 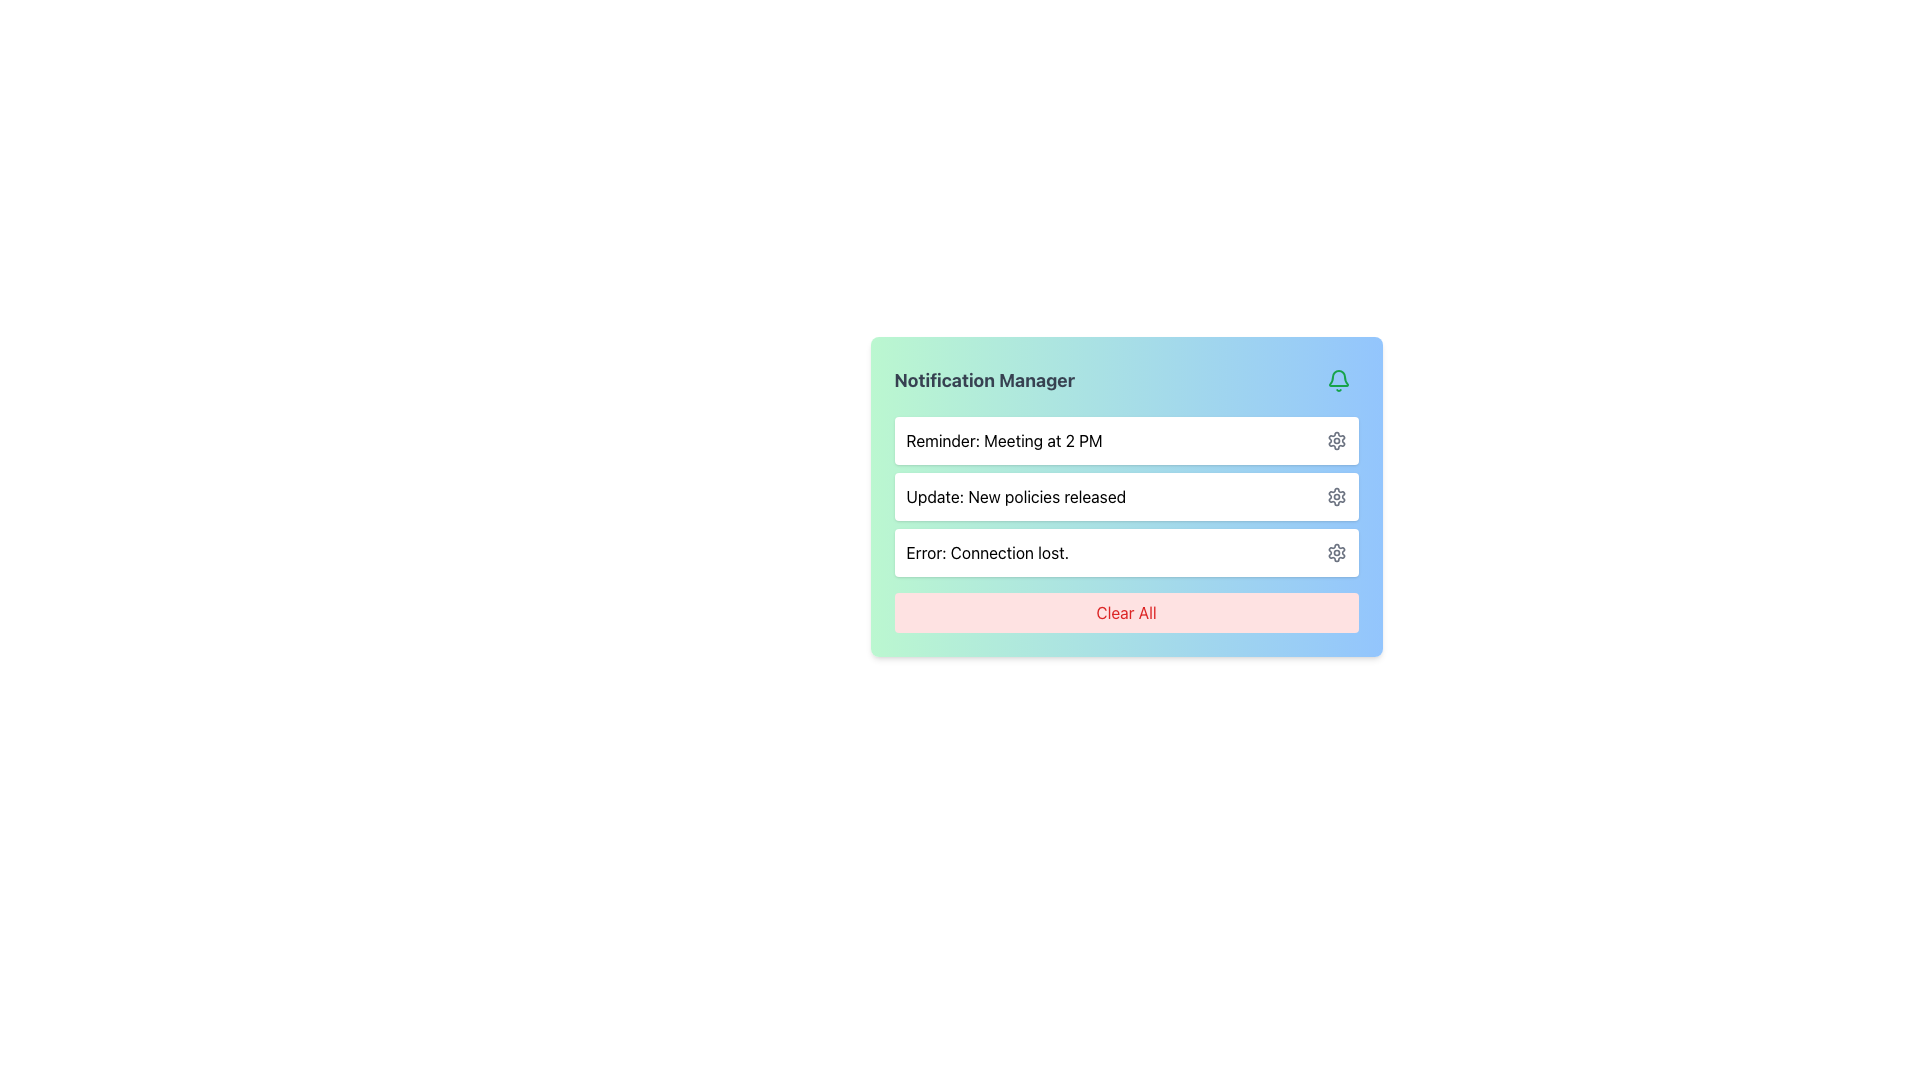 I want to click on the 'Clear All' button, which is a rectangular button with a red background and rounded corners located at the bottom of the notification panel, so click(x=1126, y=612).